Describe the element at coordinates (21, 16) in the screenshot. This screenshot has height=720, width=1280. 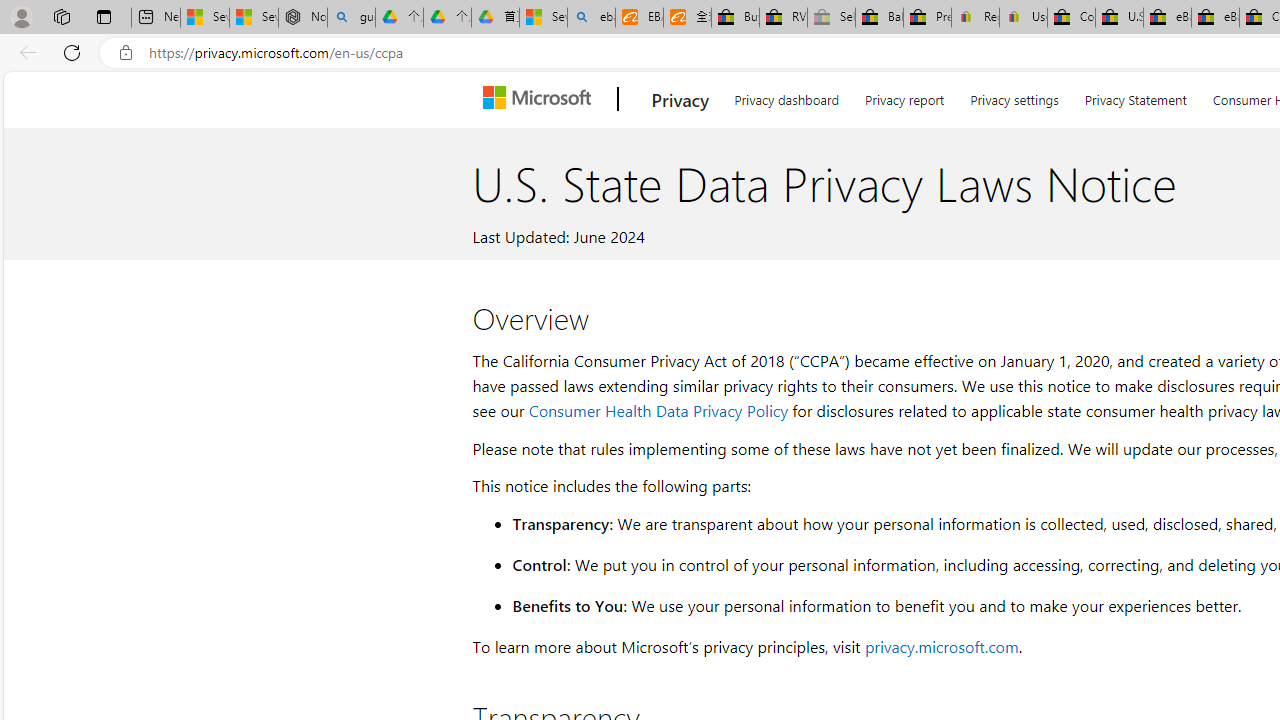
I see `'Personal Profile'` at that location.